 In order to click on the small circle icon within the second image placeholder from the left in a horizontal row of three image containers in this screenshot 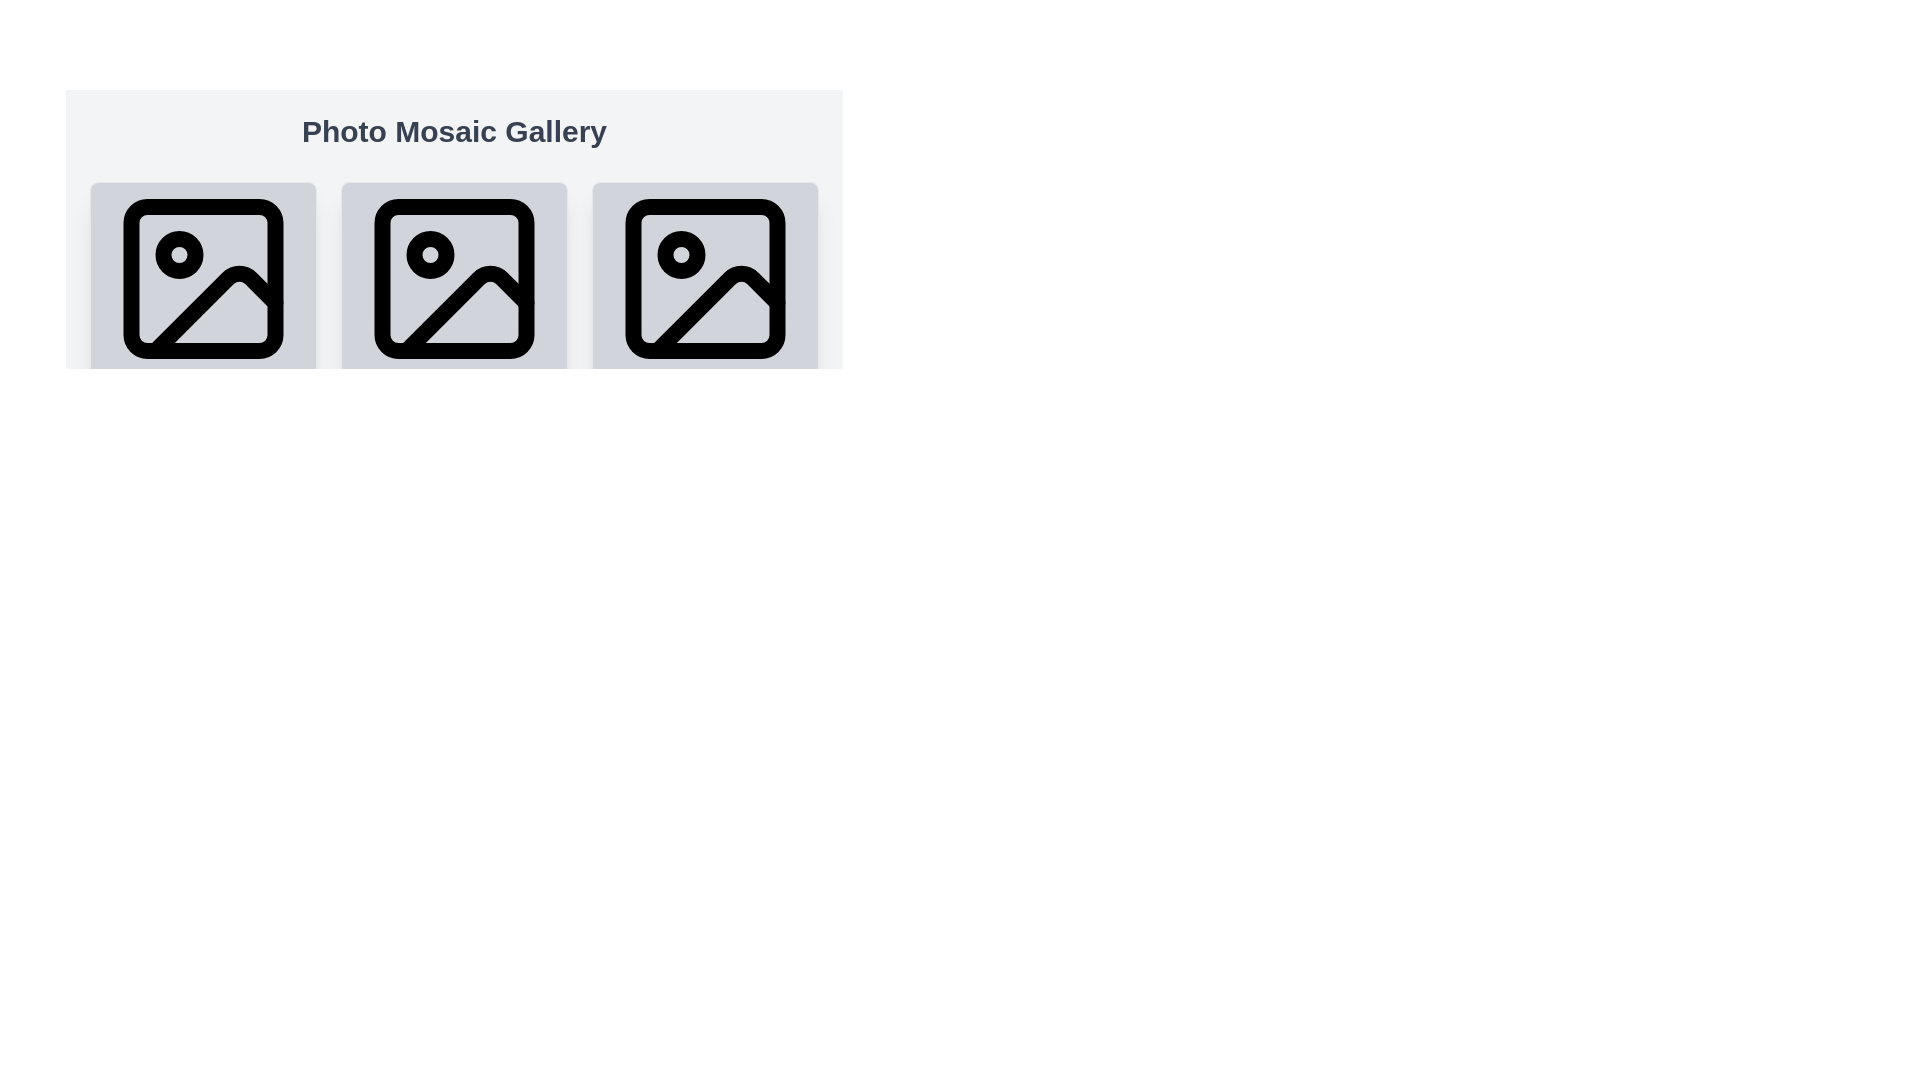, I will do `click(429, 253)`.